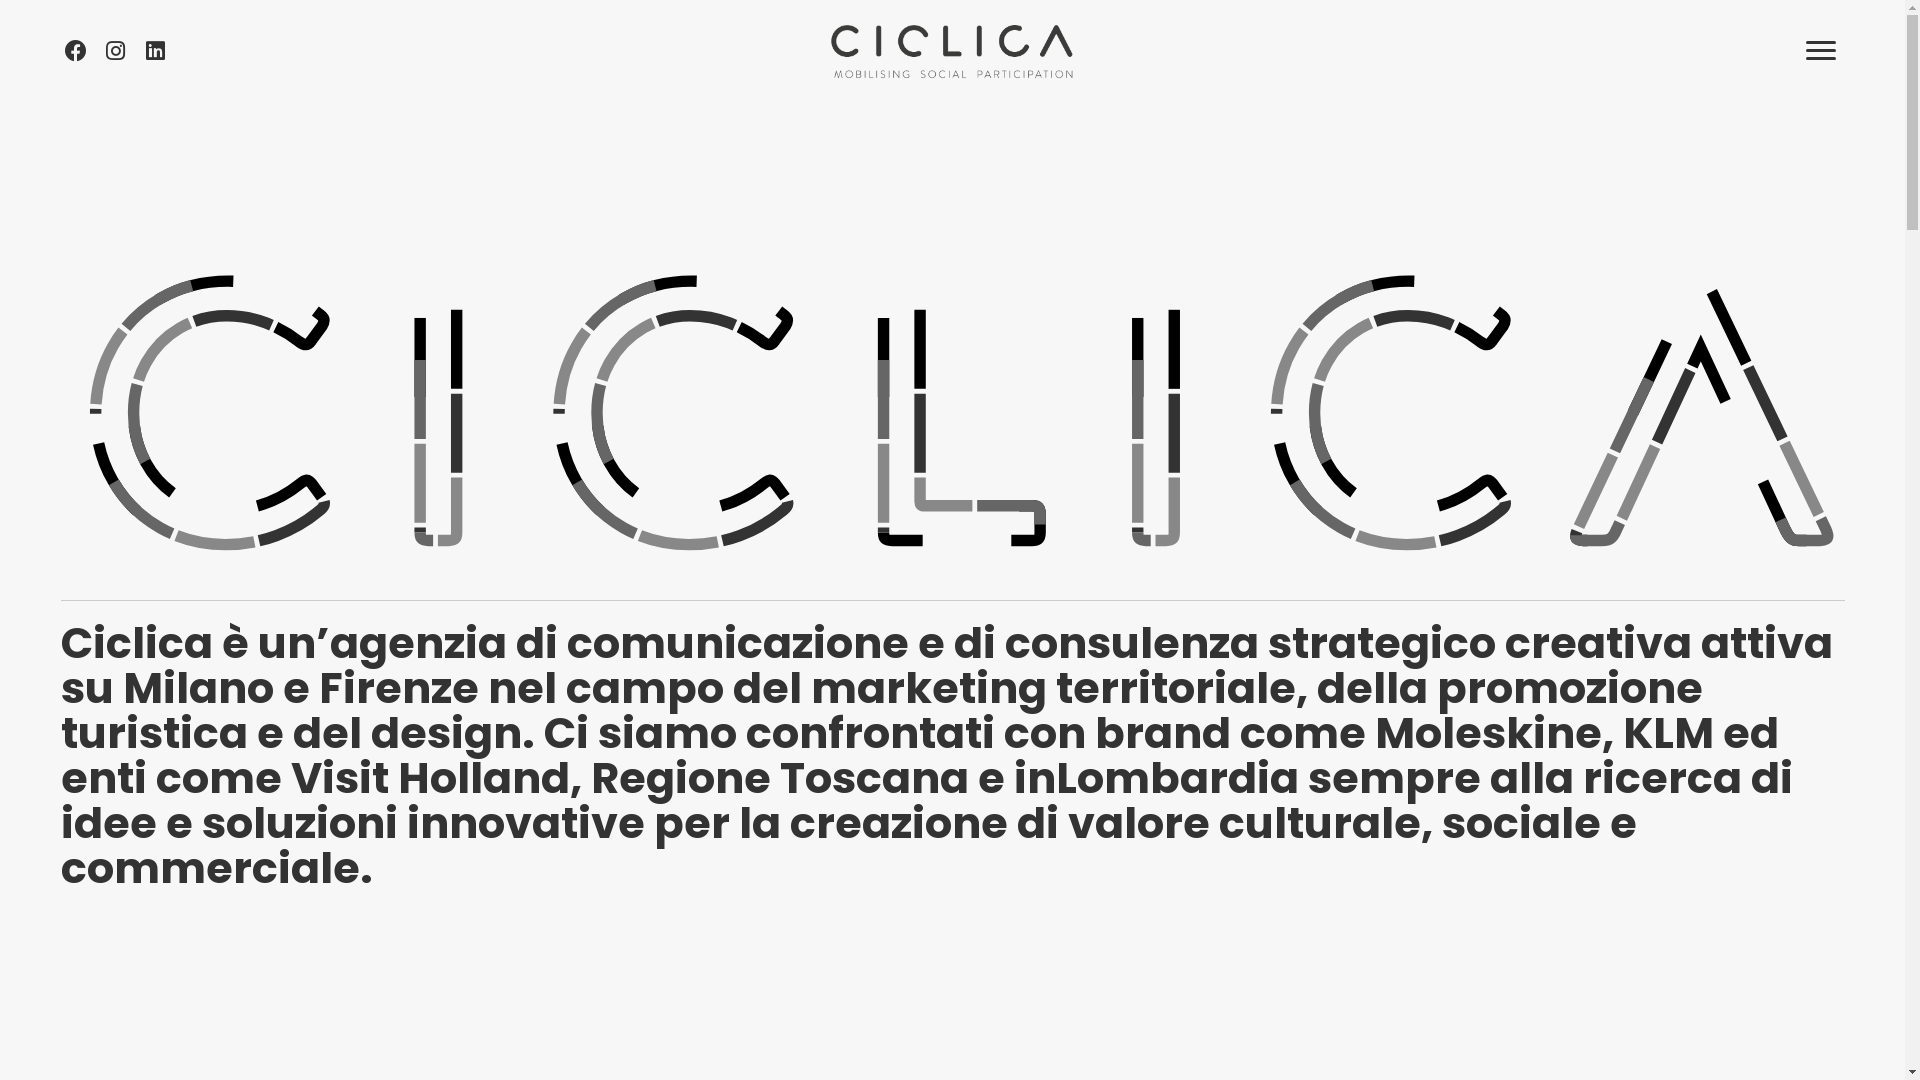  What do you see at coordinates (153, 49) in the screenshot?
I see `'LinkedIn'` at bounding box center [153, 49].